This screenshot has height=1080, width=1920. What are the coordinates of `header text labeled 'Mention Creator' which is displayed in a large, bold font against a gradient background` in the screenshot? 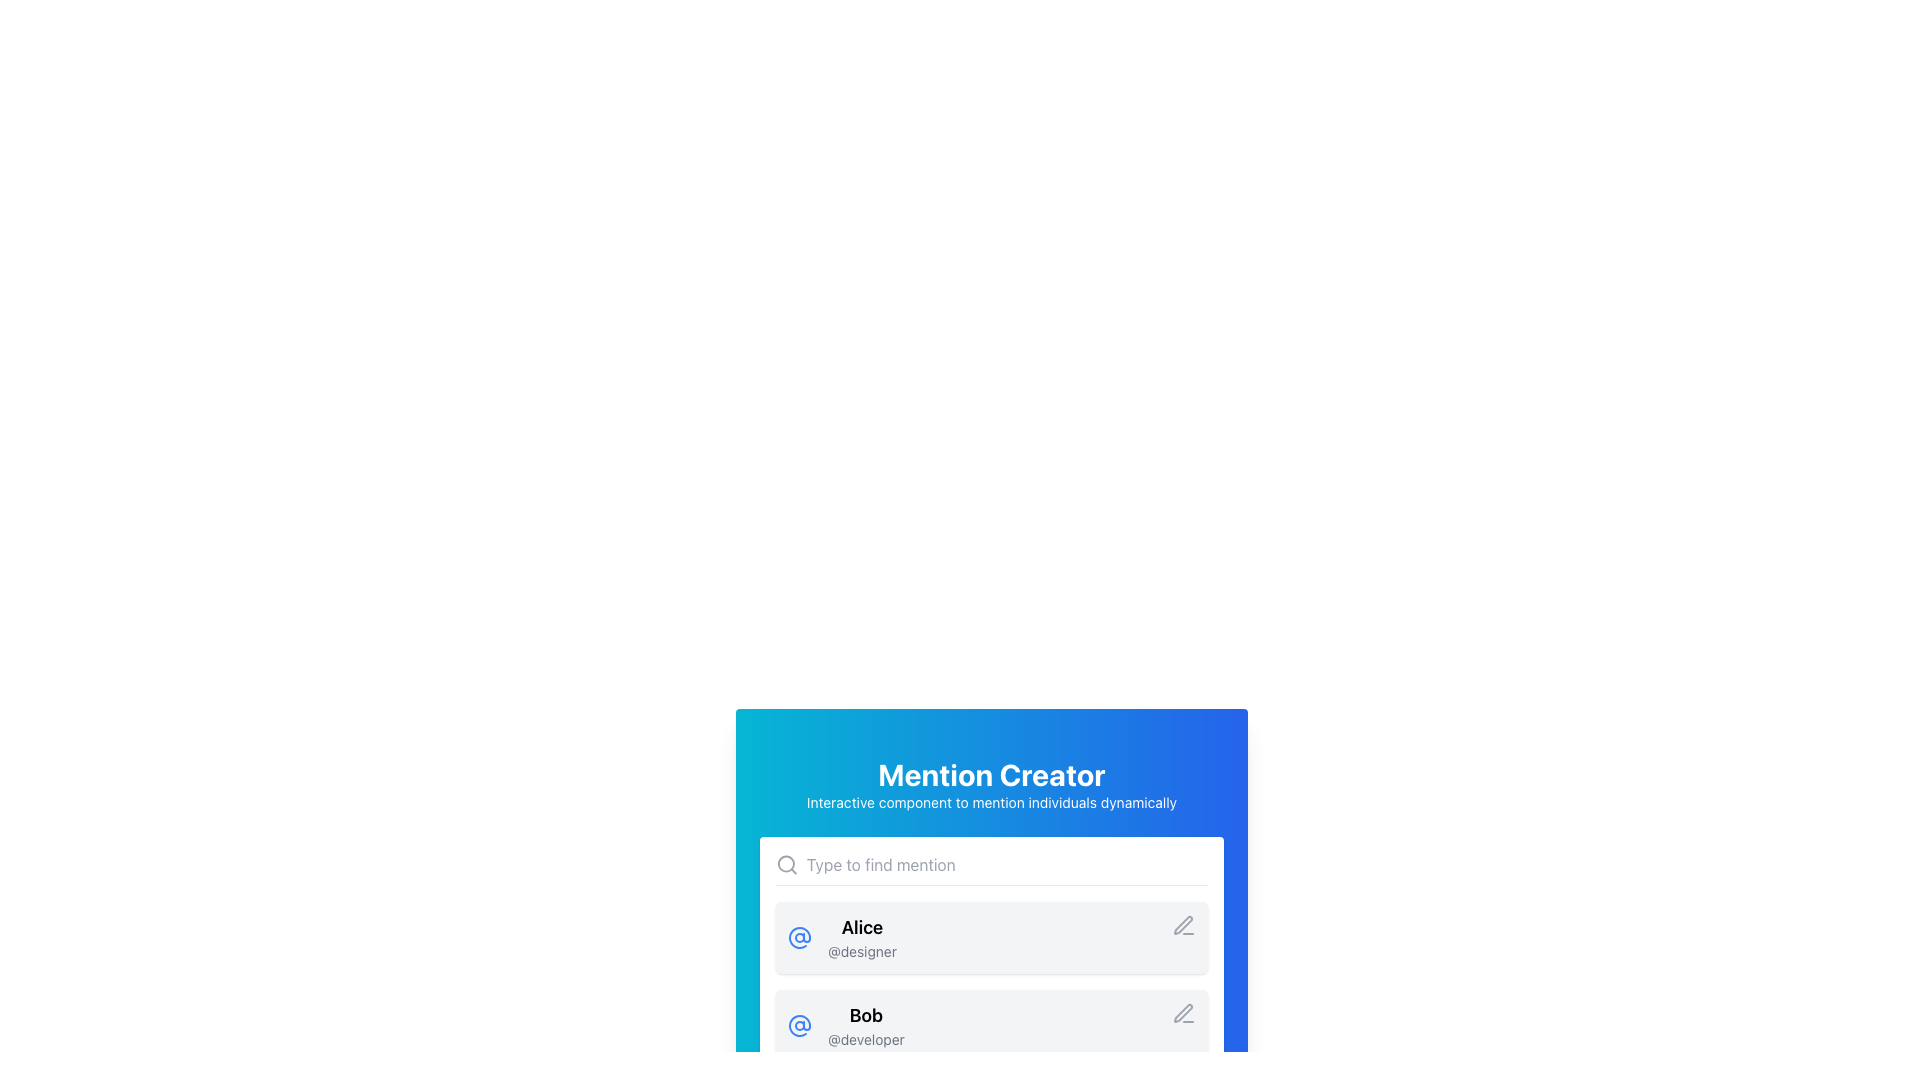 It's located at (992, 774).